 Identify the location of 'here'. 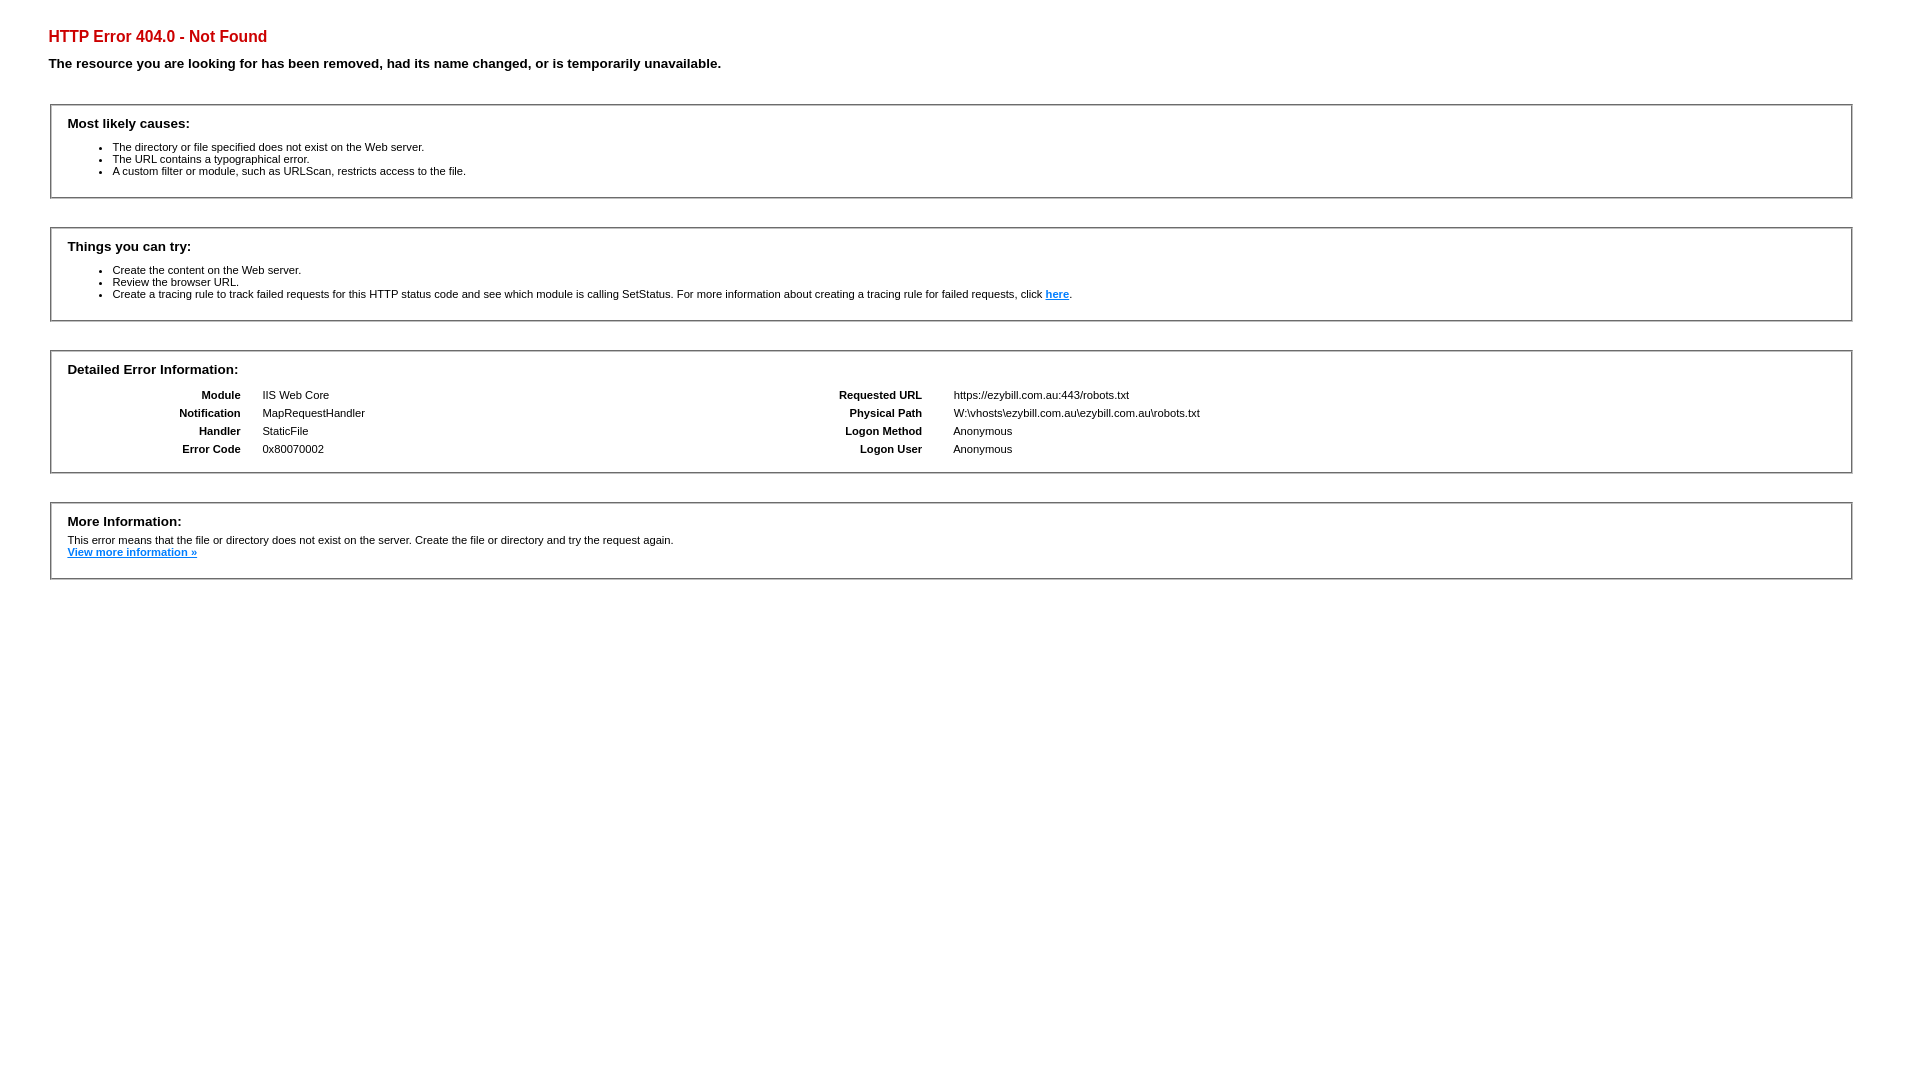
(1056, 293).